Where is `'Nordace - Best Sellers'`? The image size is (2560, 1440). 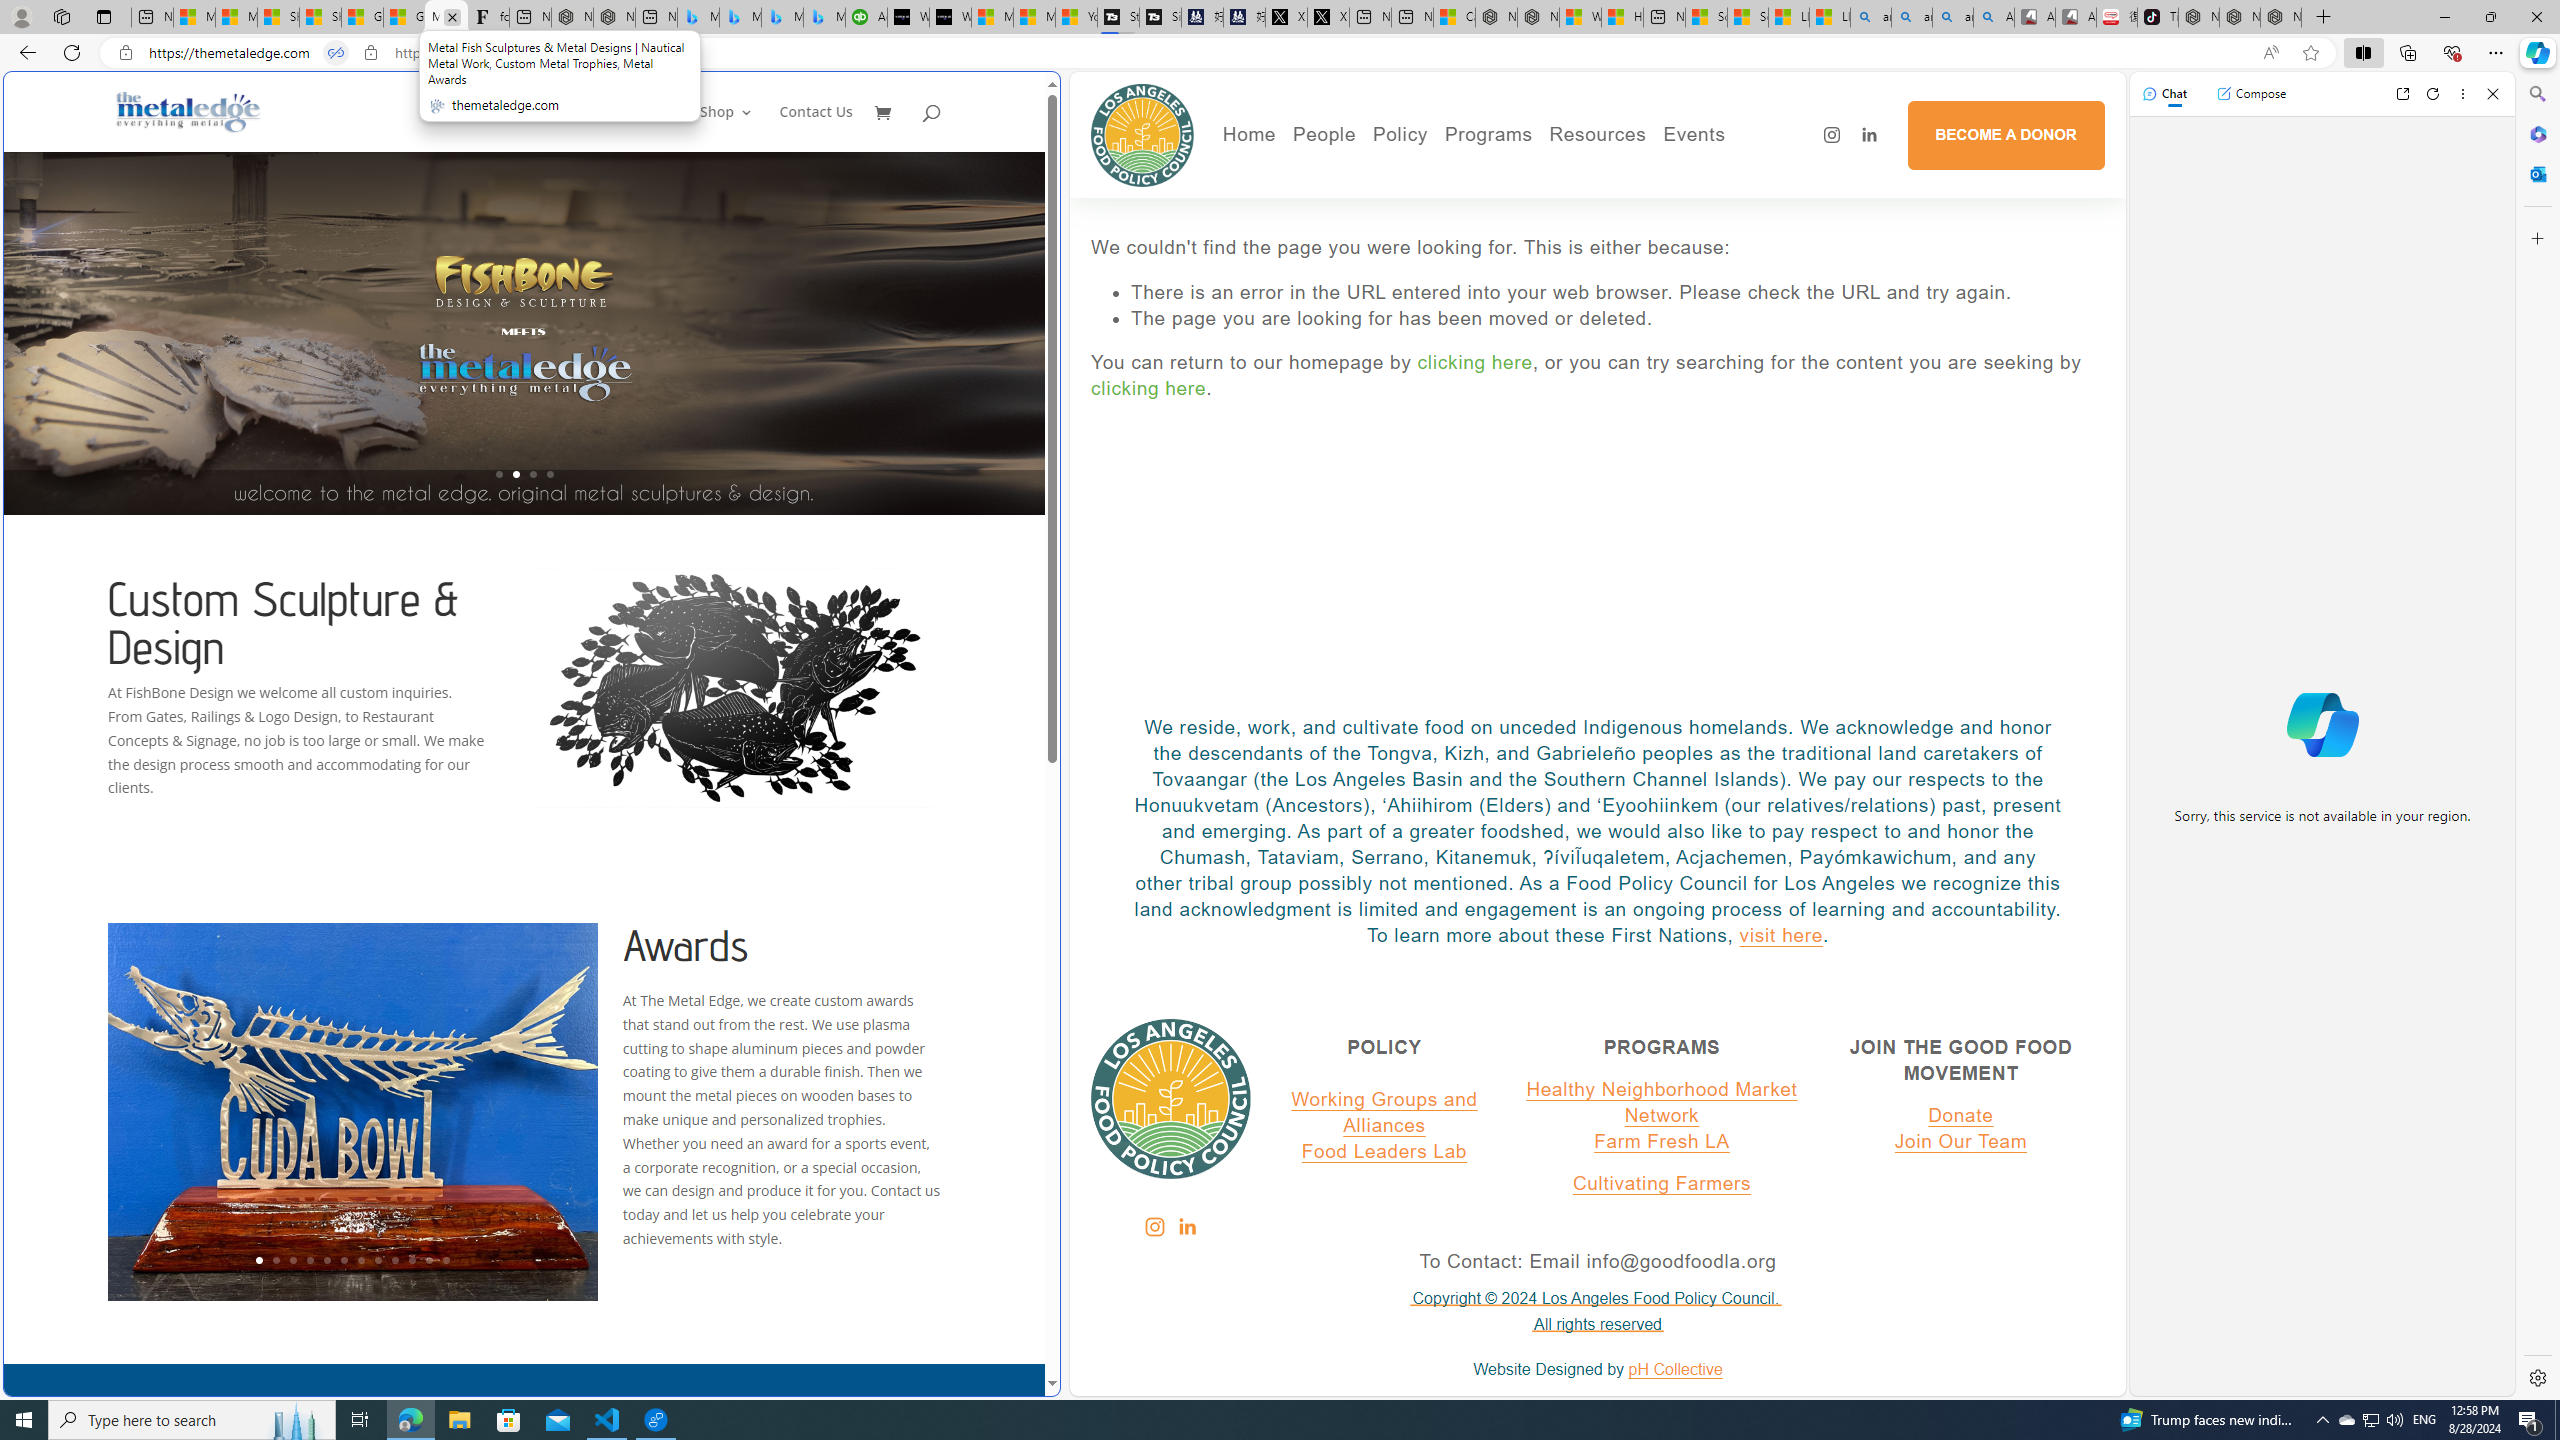
'Nordace - Best Sellers' is located at coordinates (2198, 16).